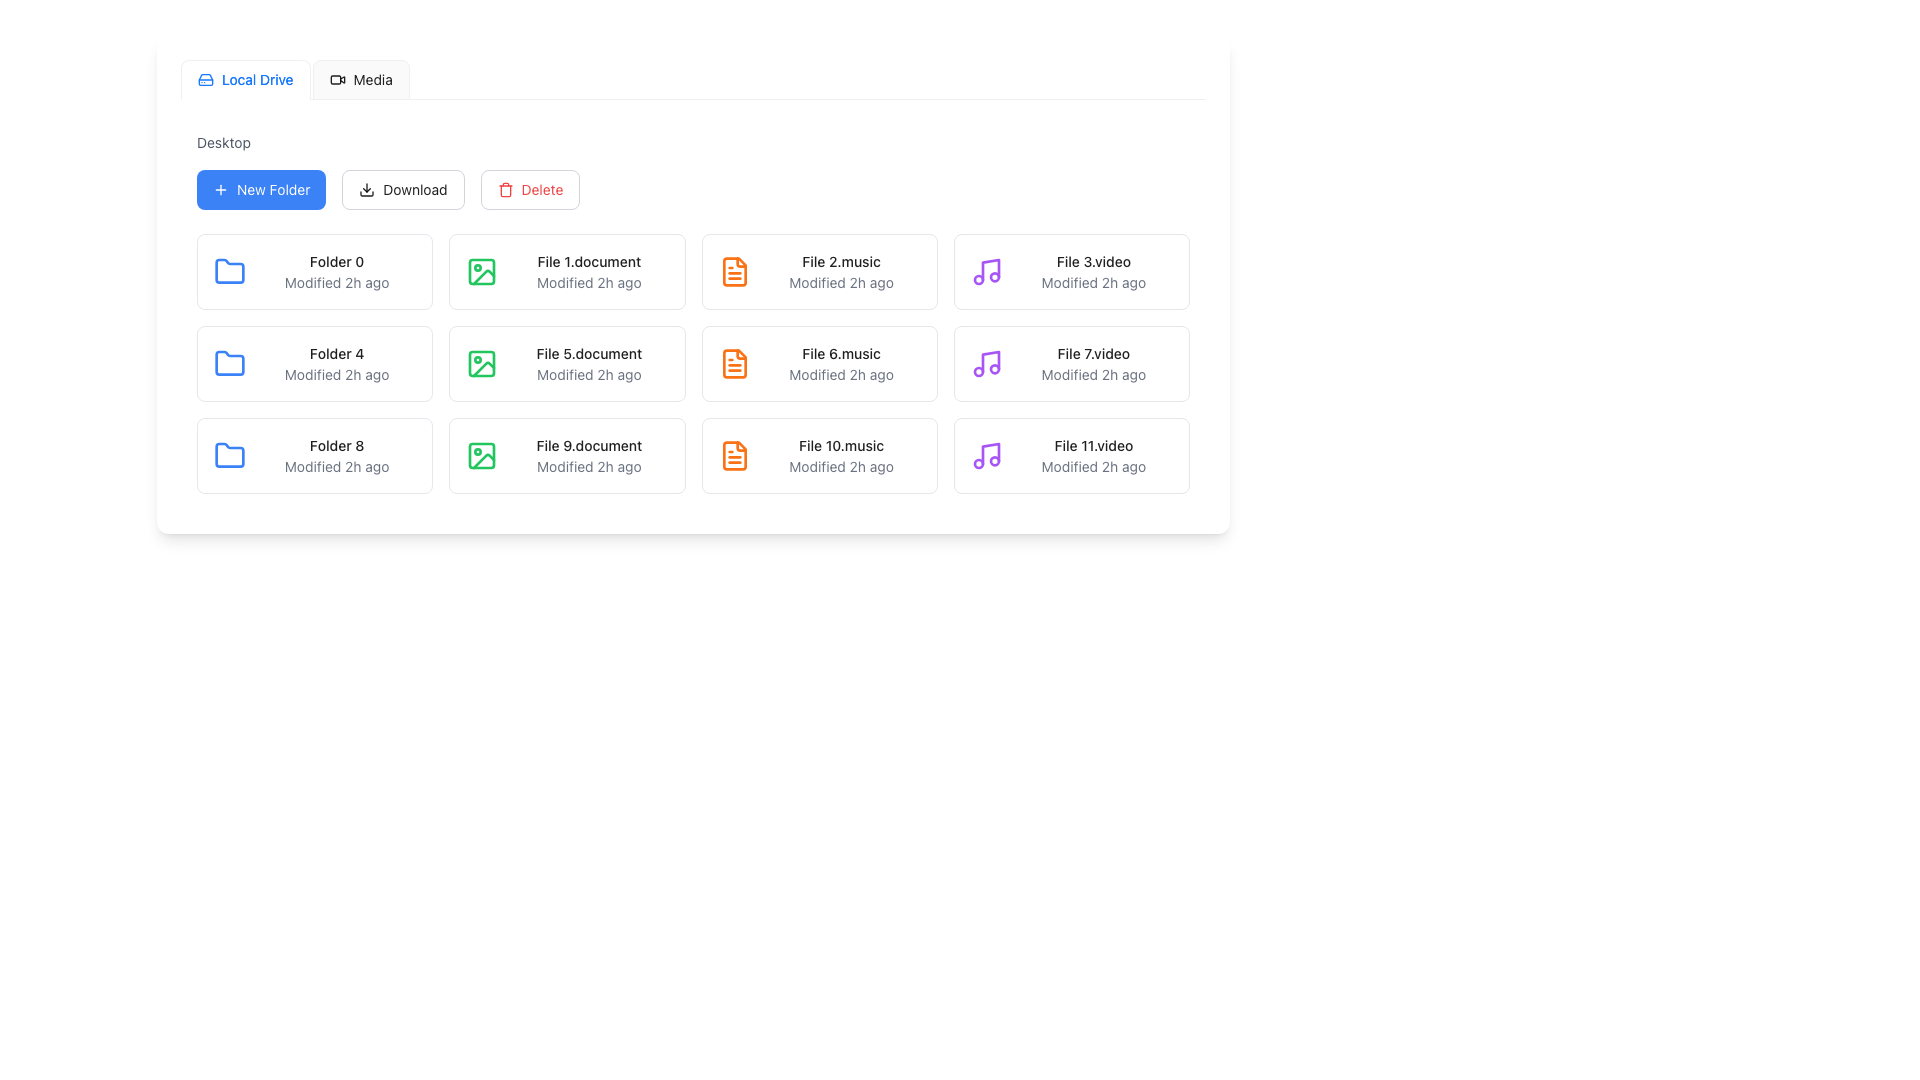 This screenshot has height=1080, width=1920. Describe the element at coordinates (230, 272) in the screenshot. I see `the folder icon in the first row of the file listing table` at that location.